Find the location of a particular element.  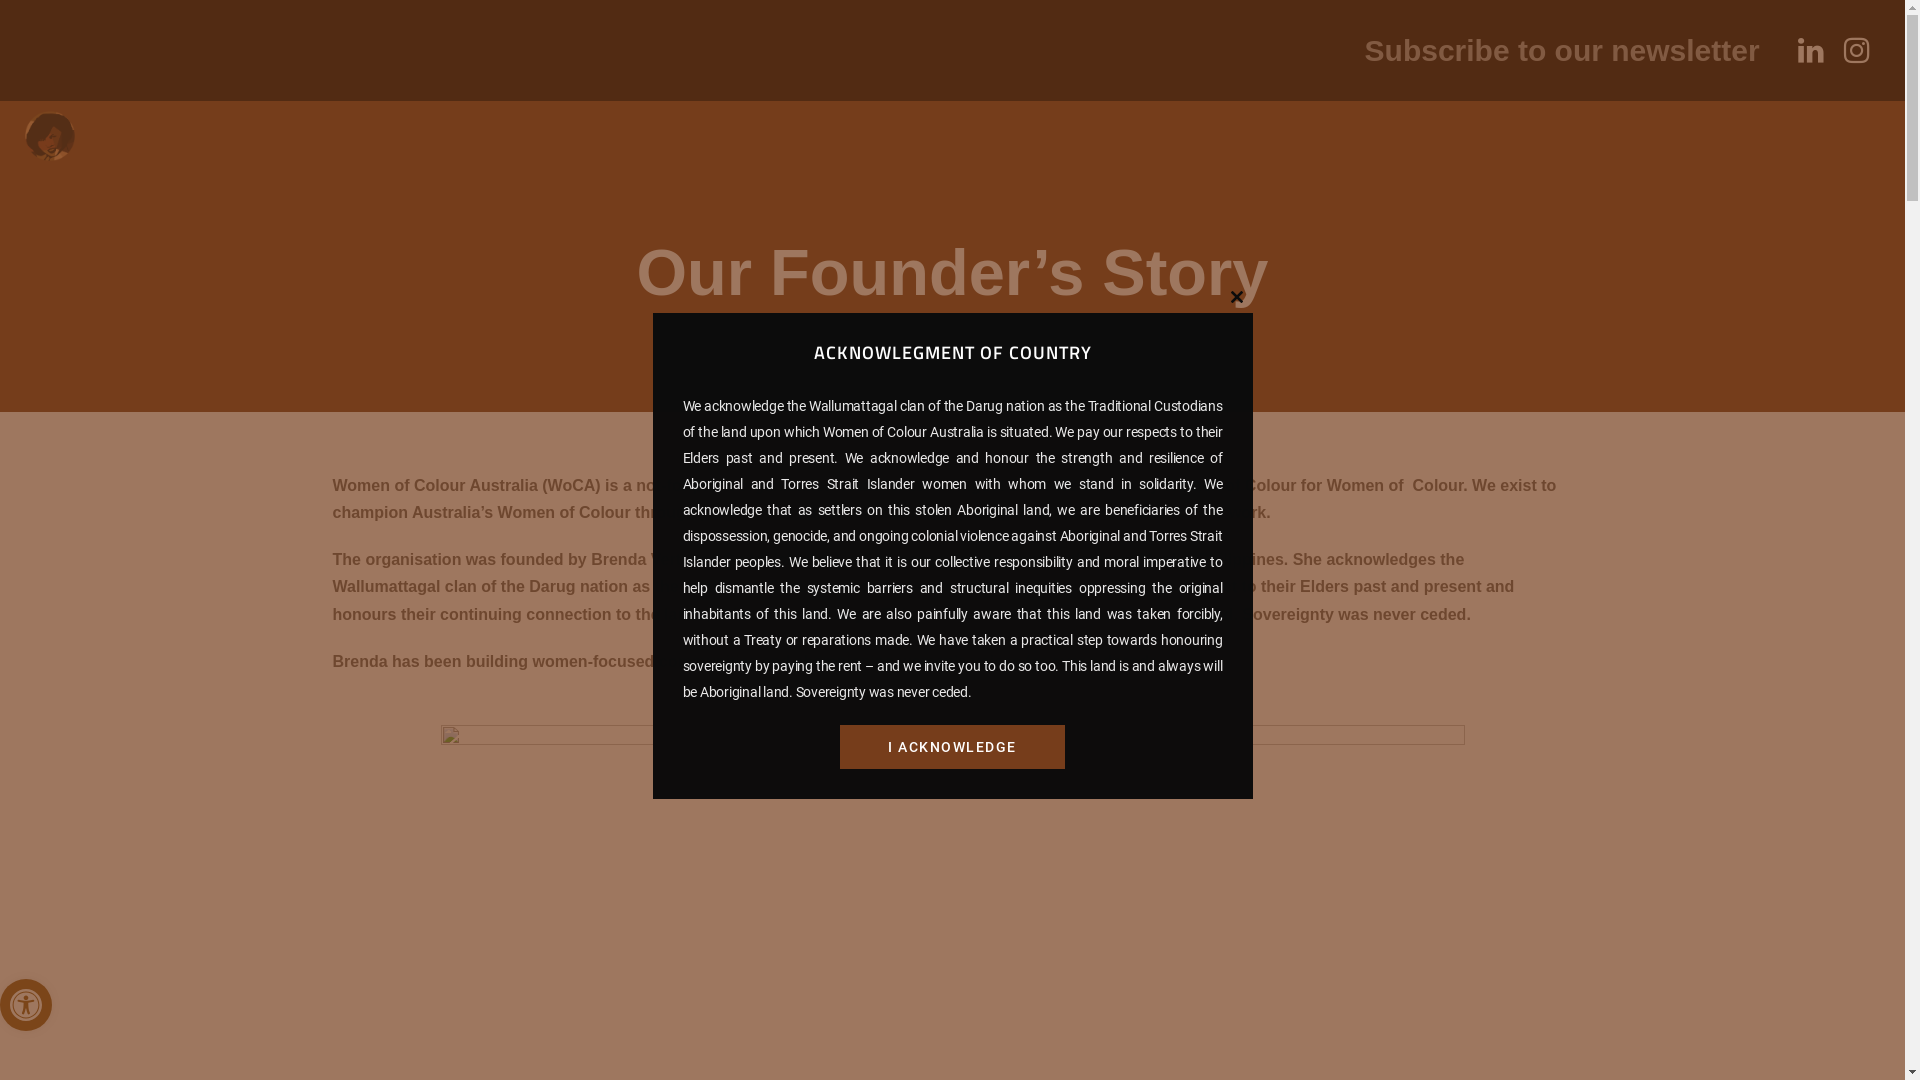

'linkedin' is located at coordinates (1810, 49).